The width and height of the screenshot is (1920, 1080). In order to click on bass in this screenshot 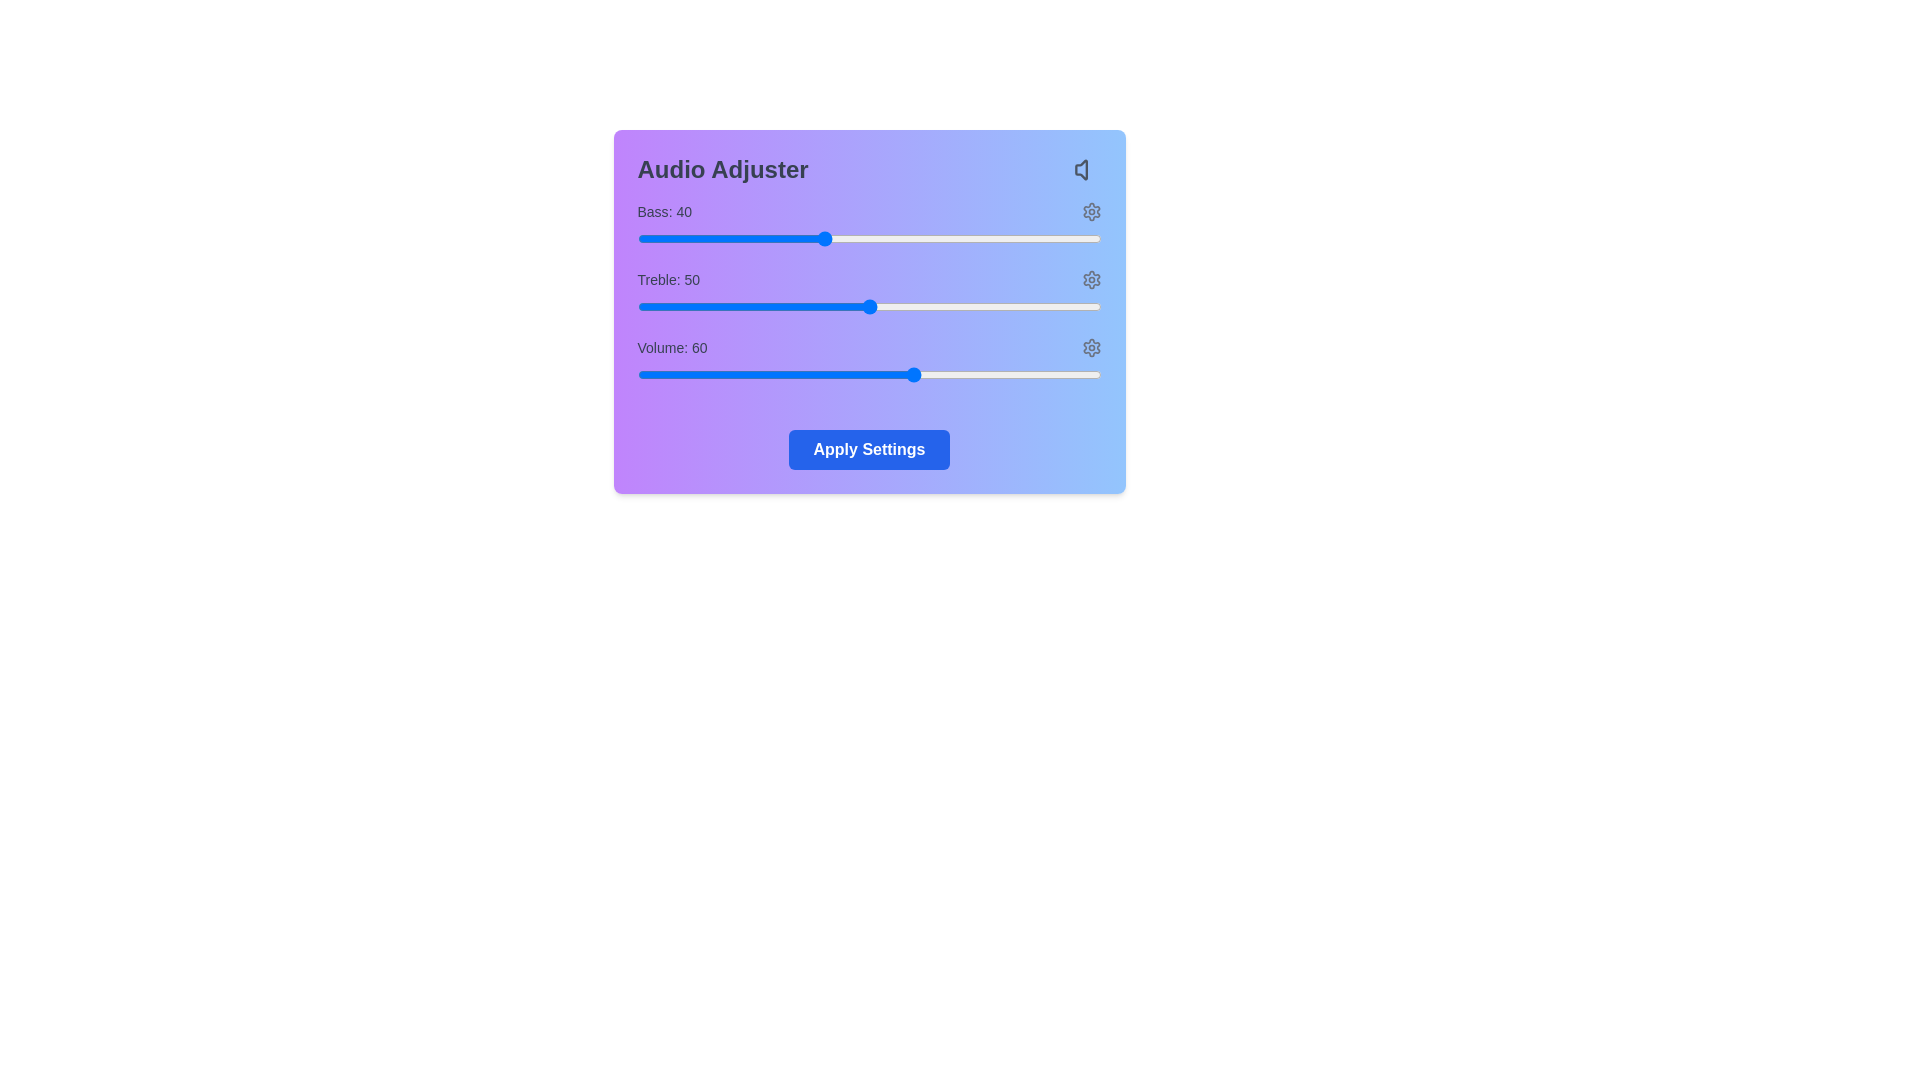, I will do `click(933, 230)`.